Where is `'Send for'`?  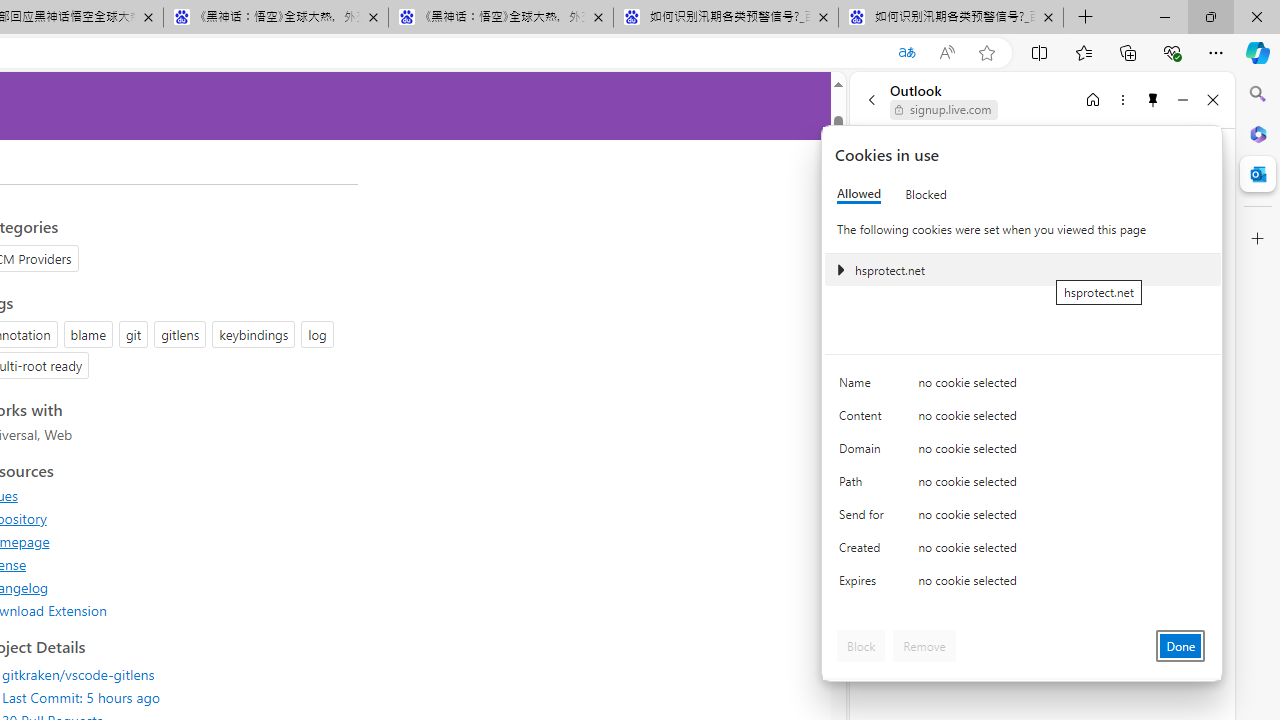
'Send for' is located at coordinates (865, 518).